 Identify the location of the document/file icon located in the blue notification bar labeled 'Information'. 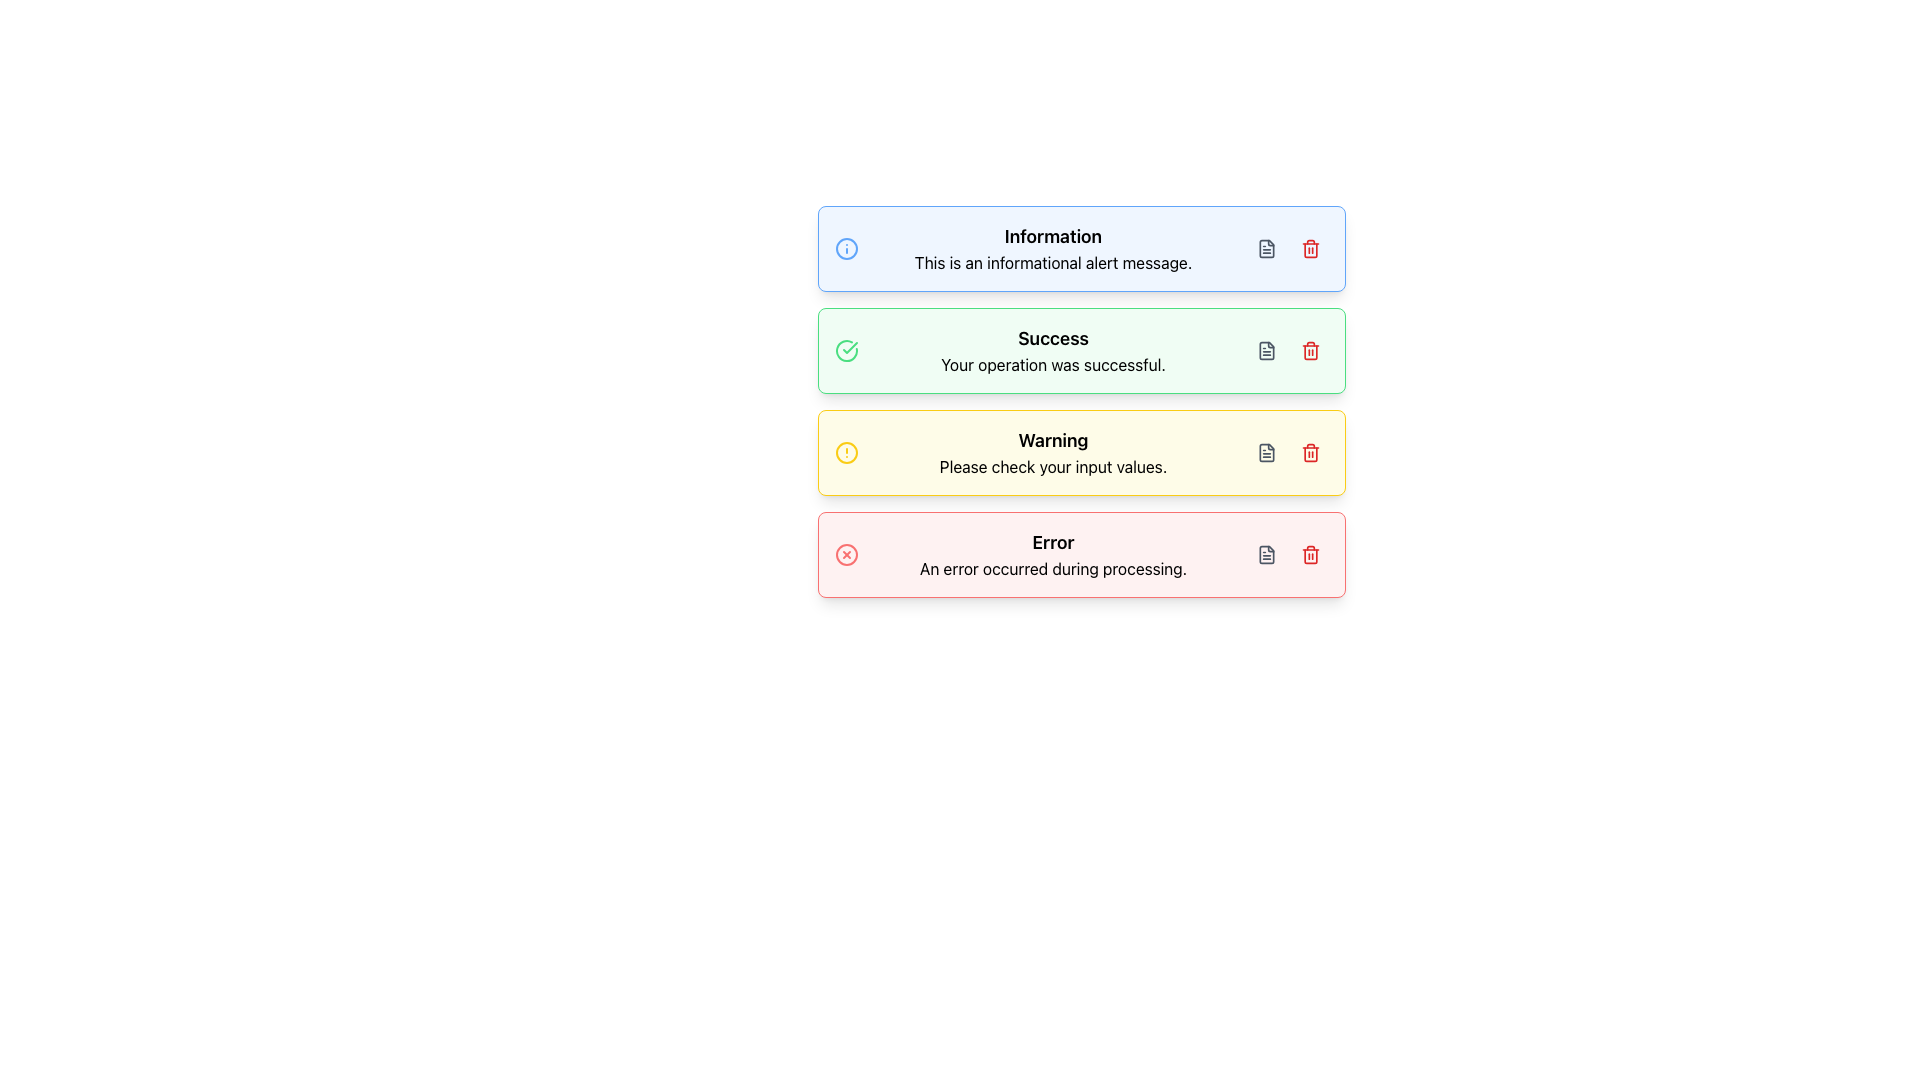
(1265, 248).